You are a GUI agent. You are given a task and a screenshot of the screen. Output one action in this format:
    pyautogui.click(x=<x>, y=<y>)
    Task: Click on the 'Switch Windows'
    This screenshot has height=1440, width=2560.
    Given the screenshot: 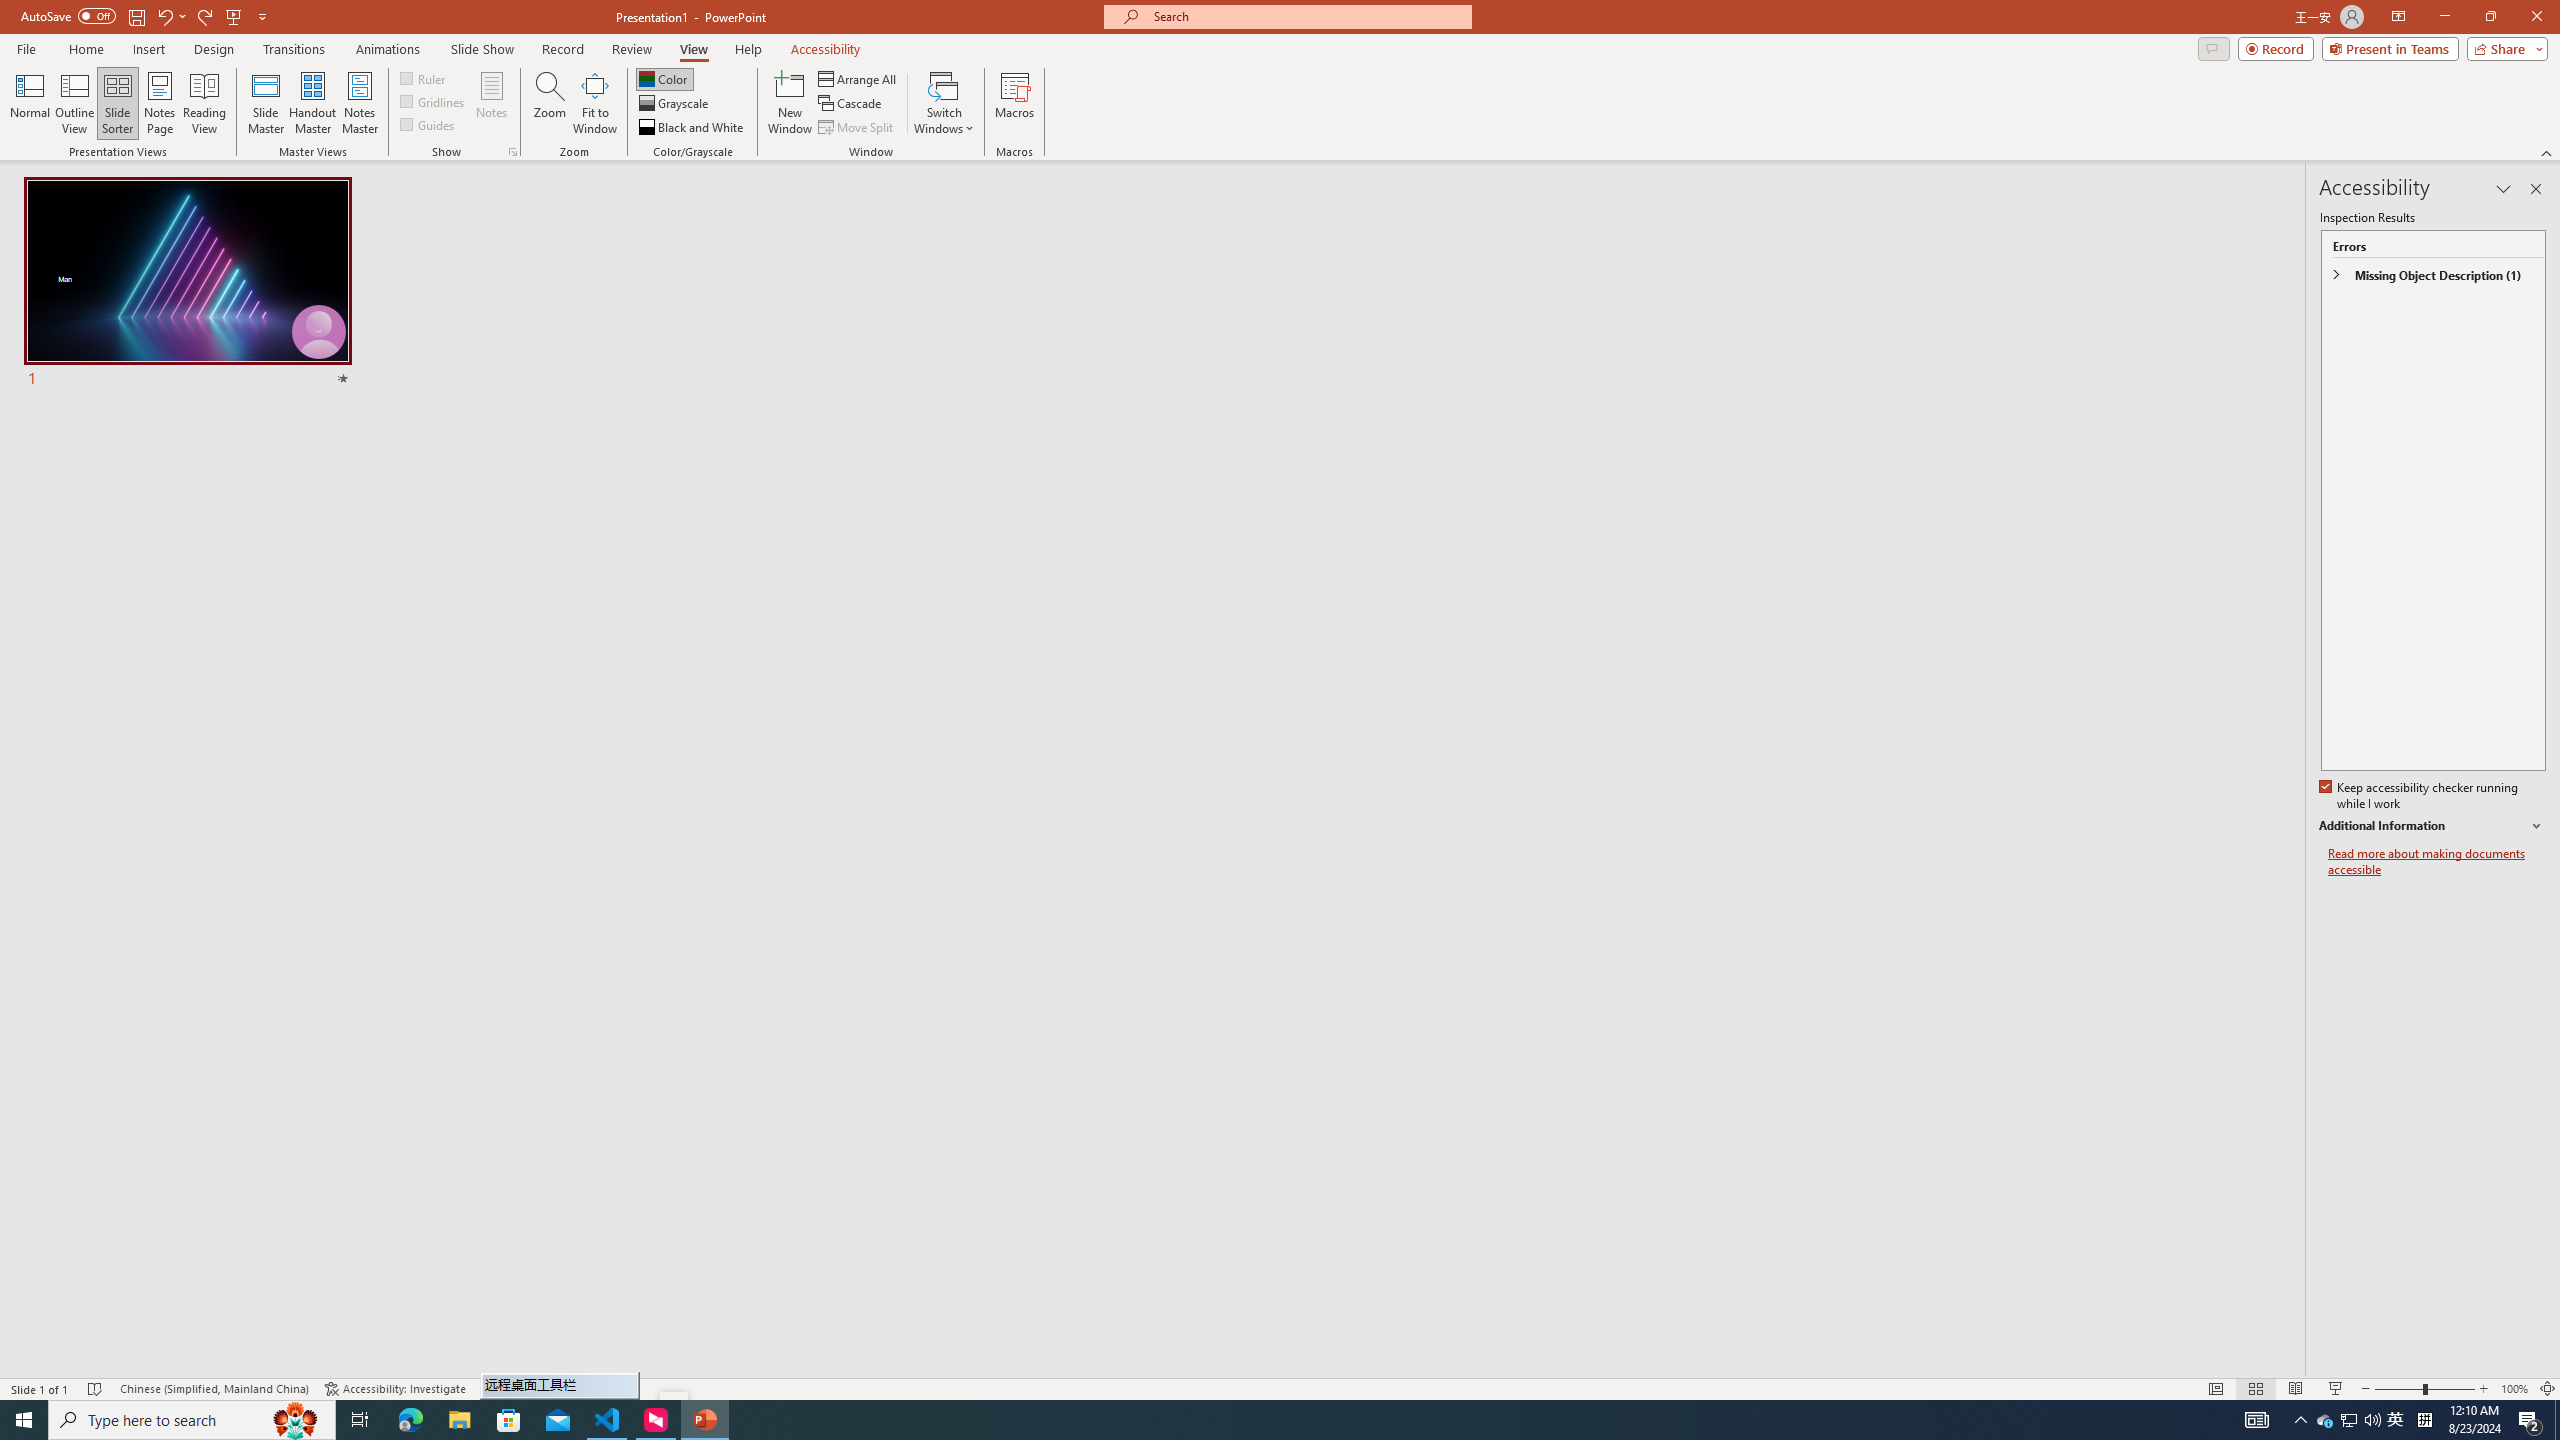 What is the action you would take?
    pyautogui.click(x=943, y=103)
    